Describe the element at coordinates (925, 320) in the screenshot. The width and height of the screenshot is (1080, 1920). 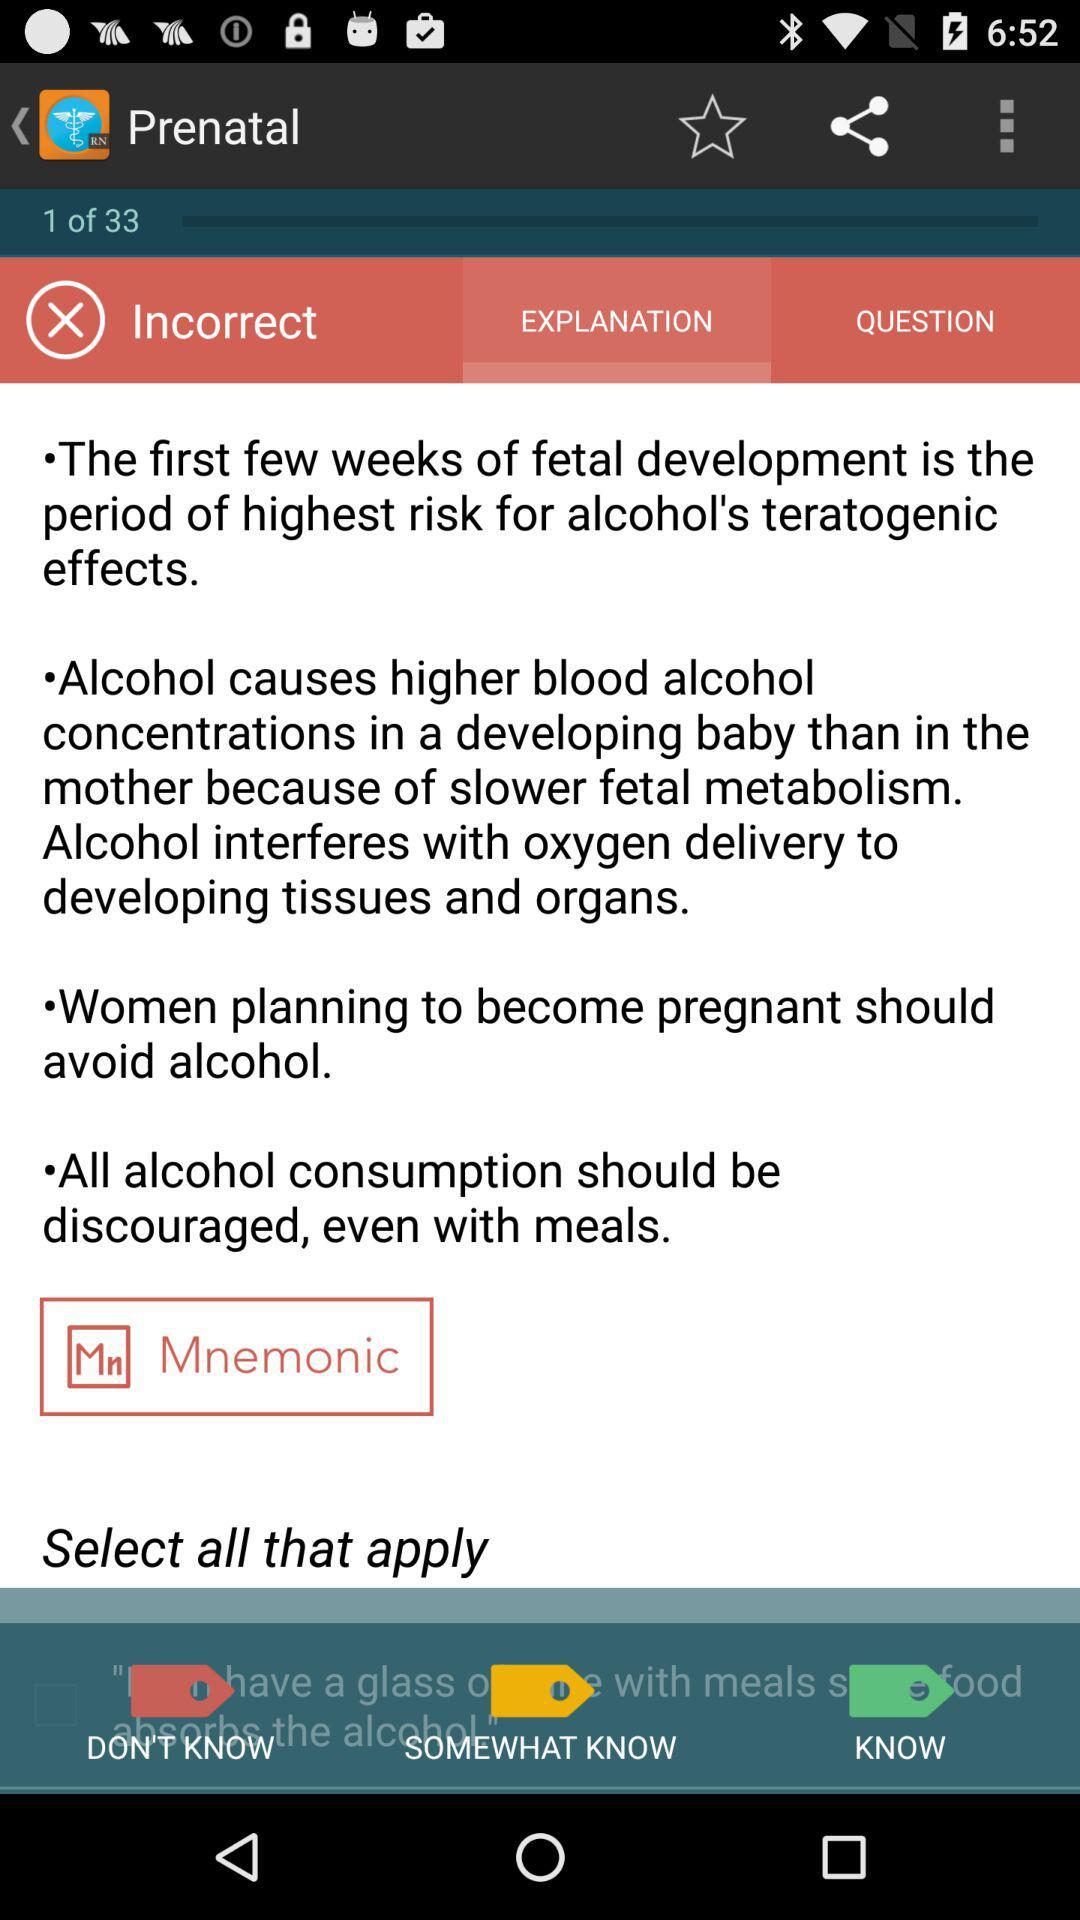
I see `the icon above the first few item` at that location.